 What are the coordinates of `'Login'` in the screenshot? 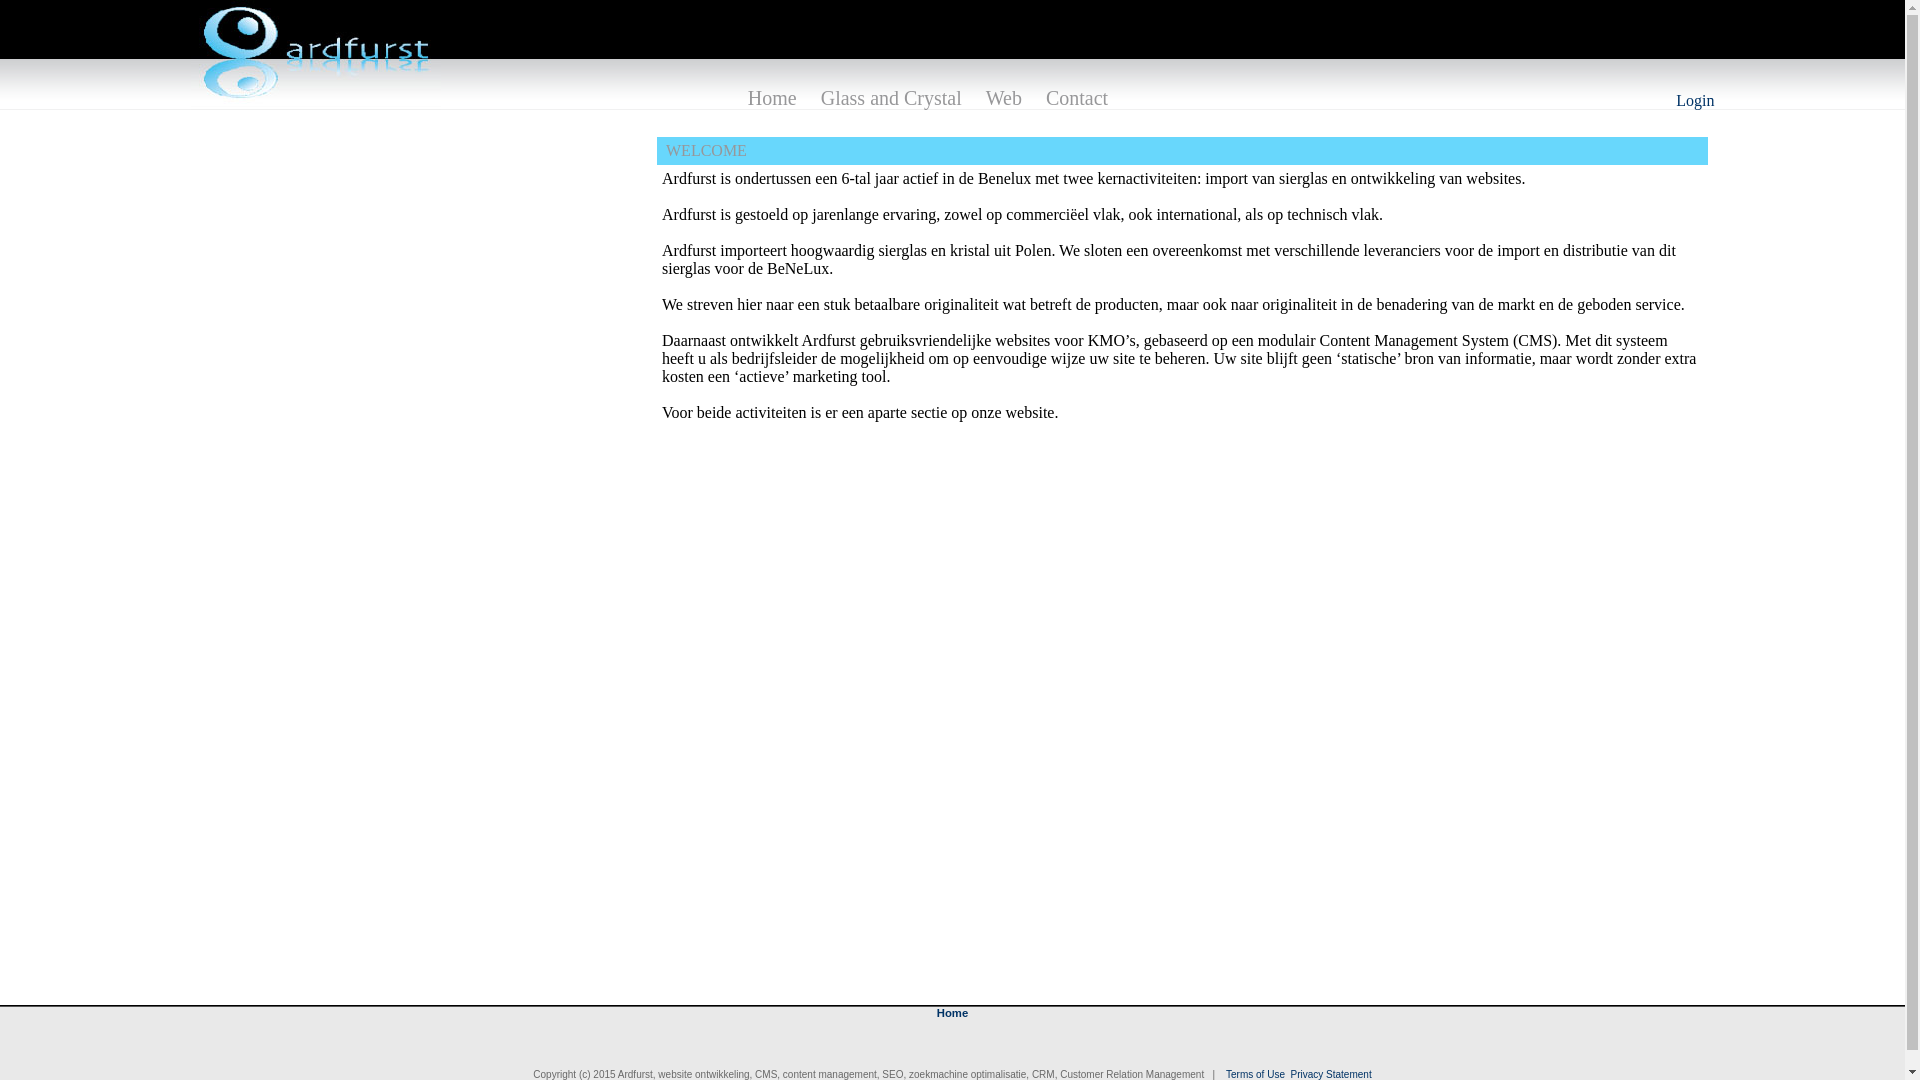 It's located at (1675, 100).